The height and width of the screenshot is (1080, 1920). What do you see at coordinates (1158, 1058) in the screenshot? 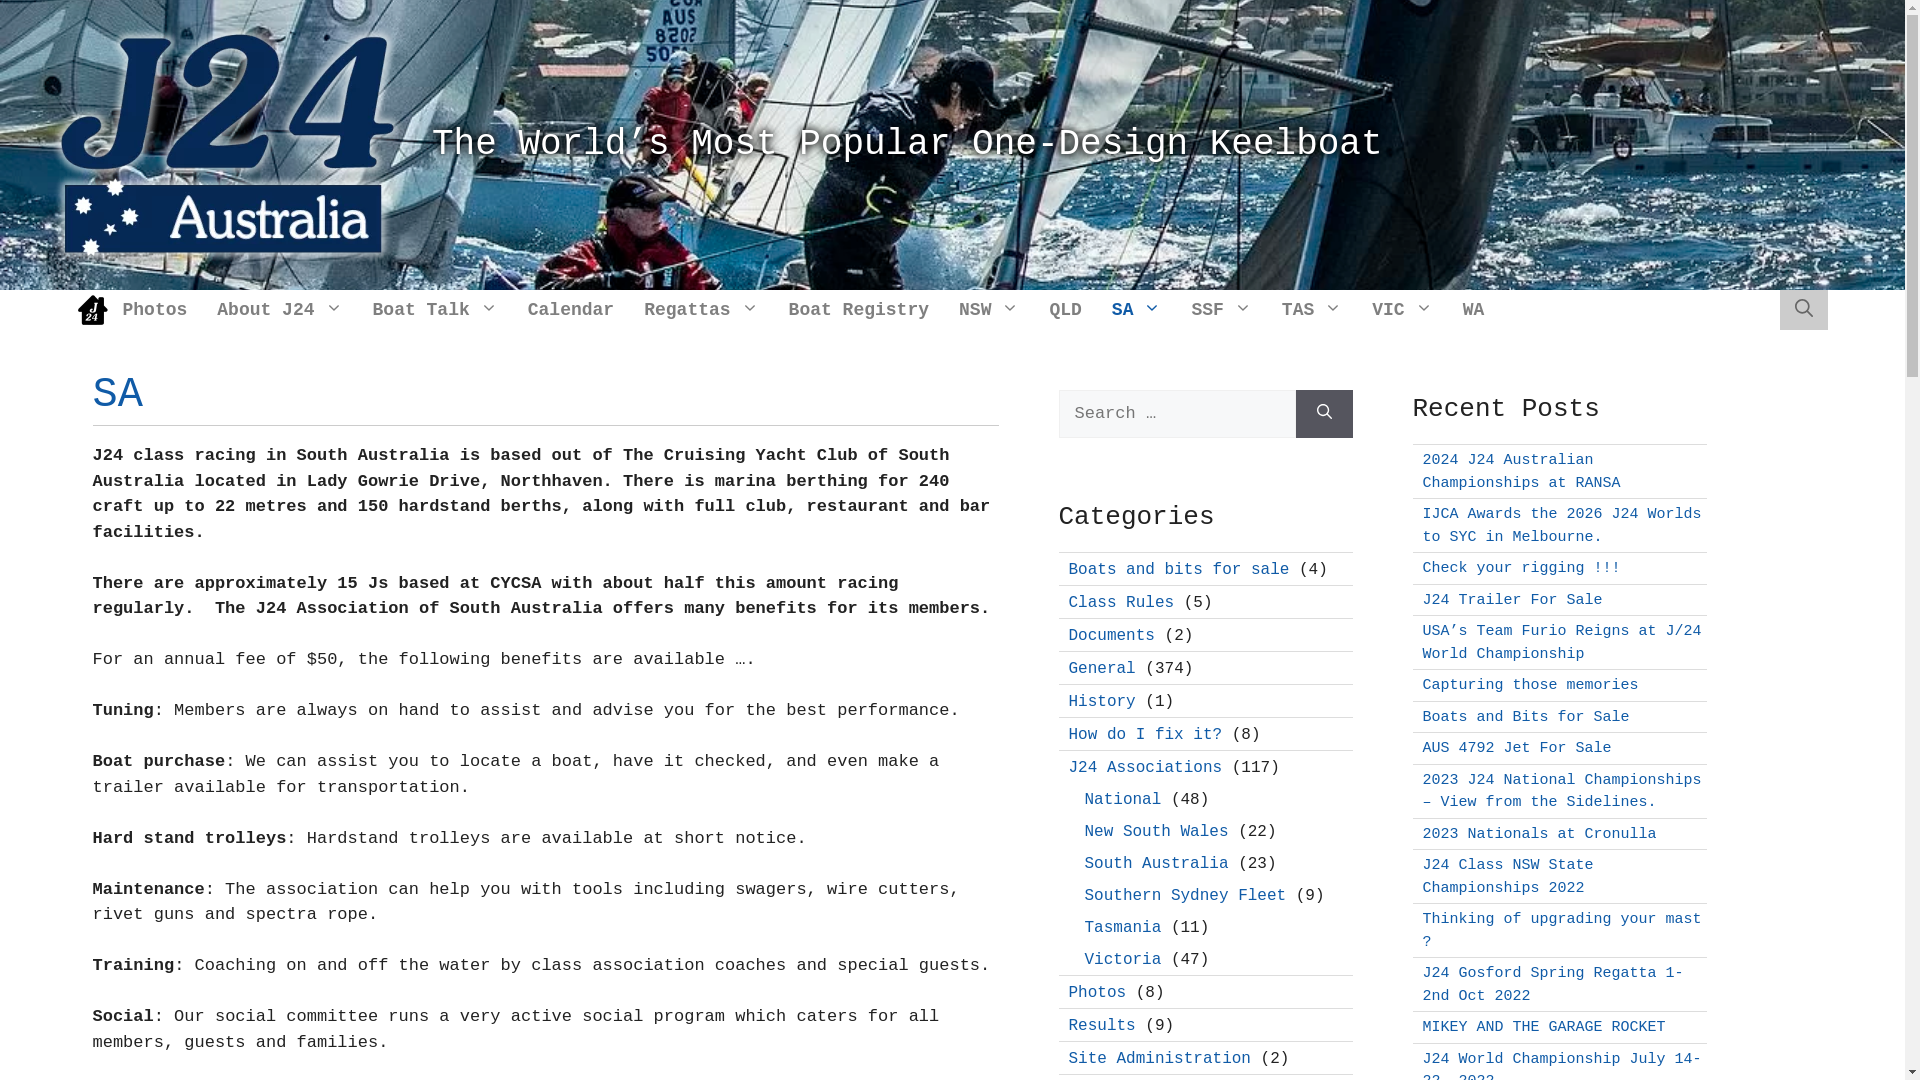
I see `'Site Administration'` at bounding box center [1158, 1058].